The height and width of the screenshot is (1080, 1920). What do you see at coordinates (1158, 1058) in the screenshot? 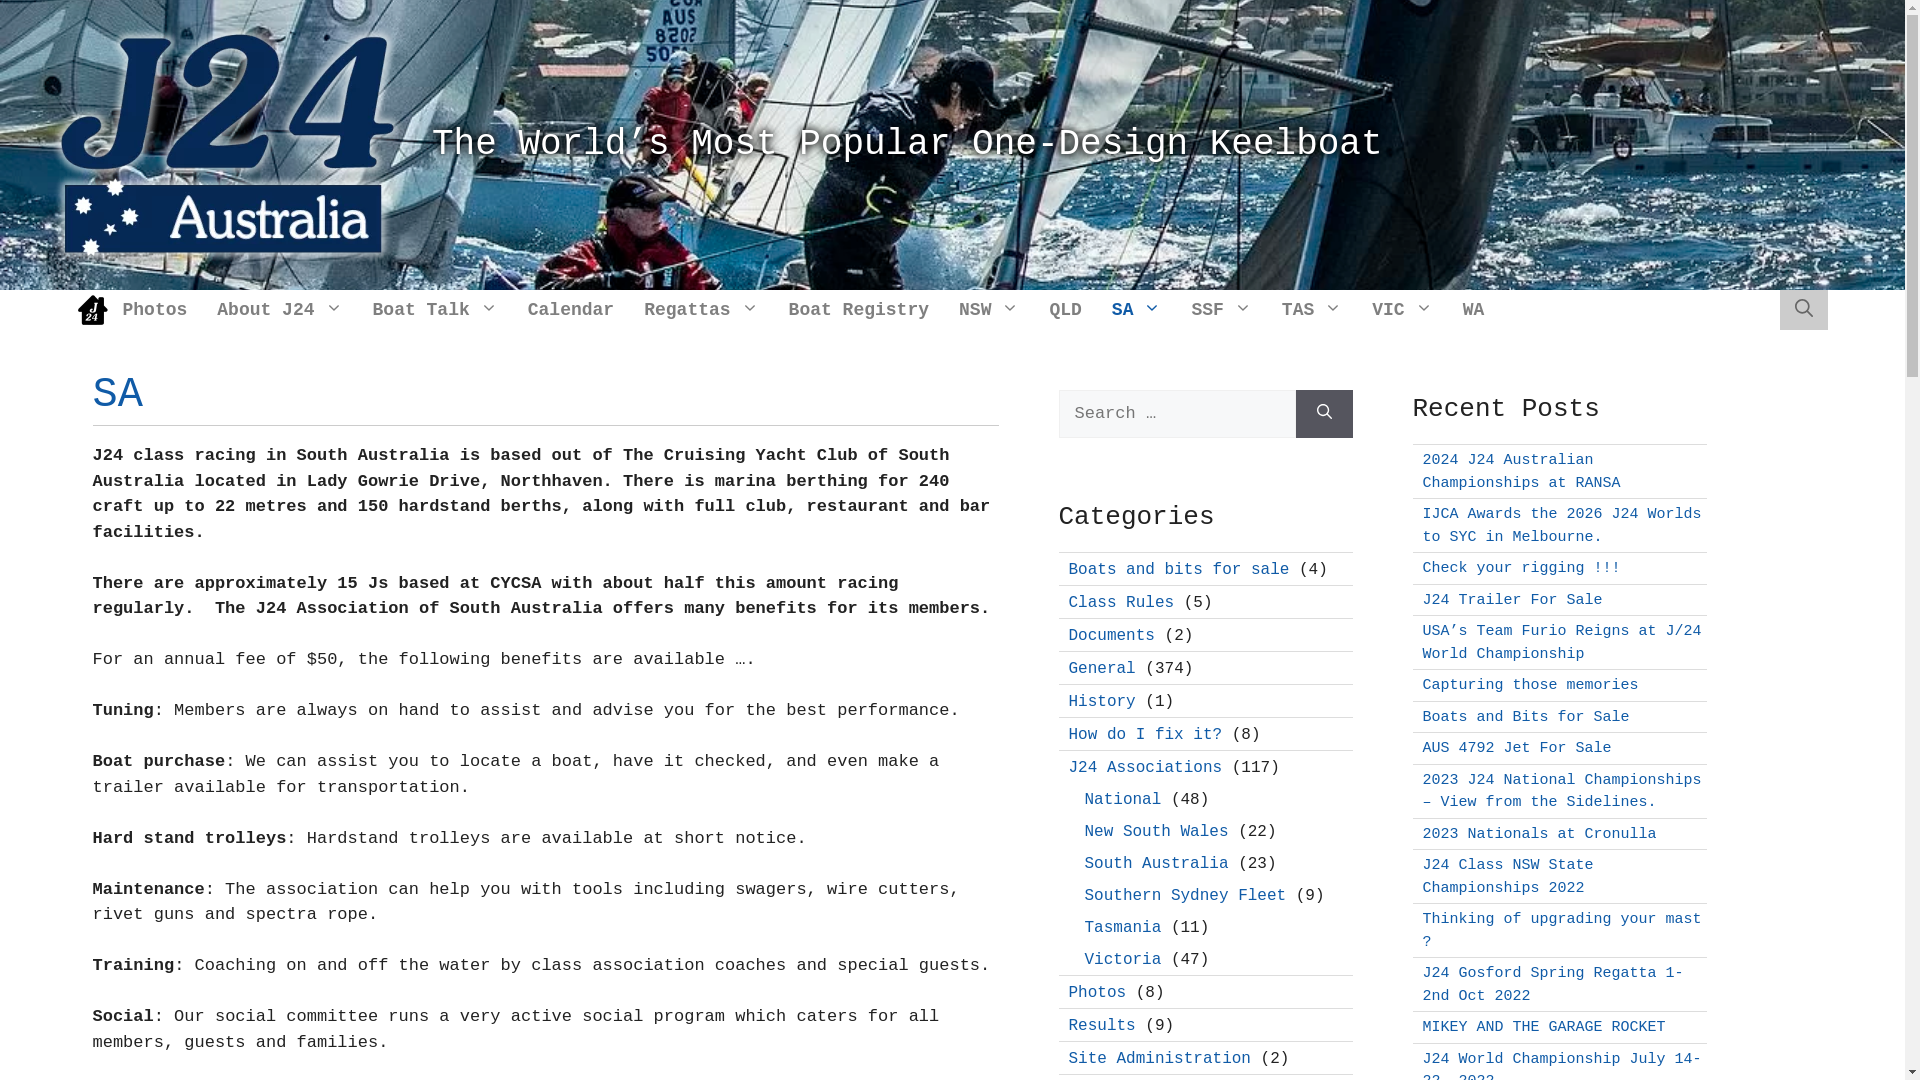
I see `'Site Administration'` at bounding box center [1158, 1058].